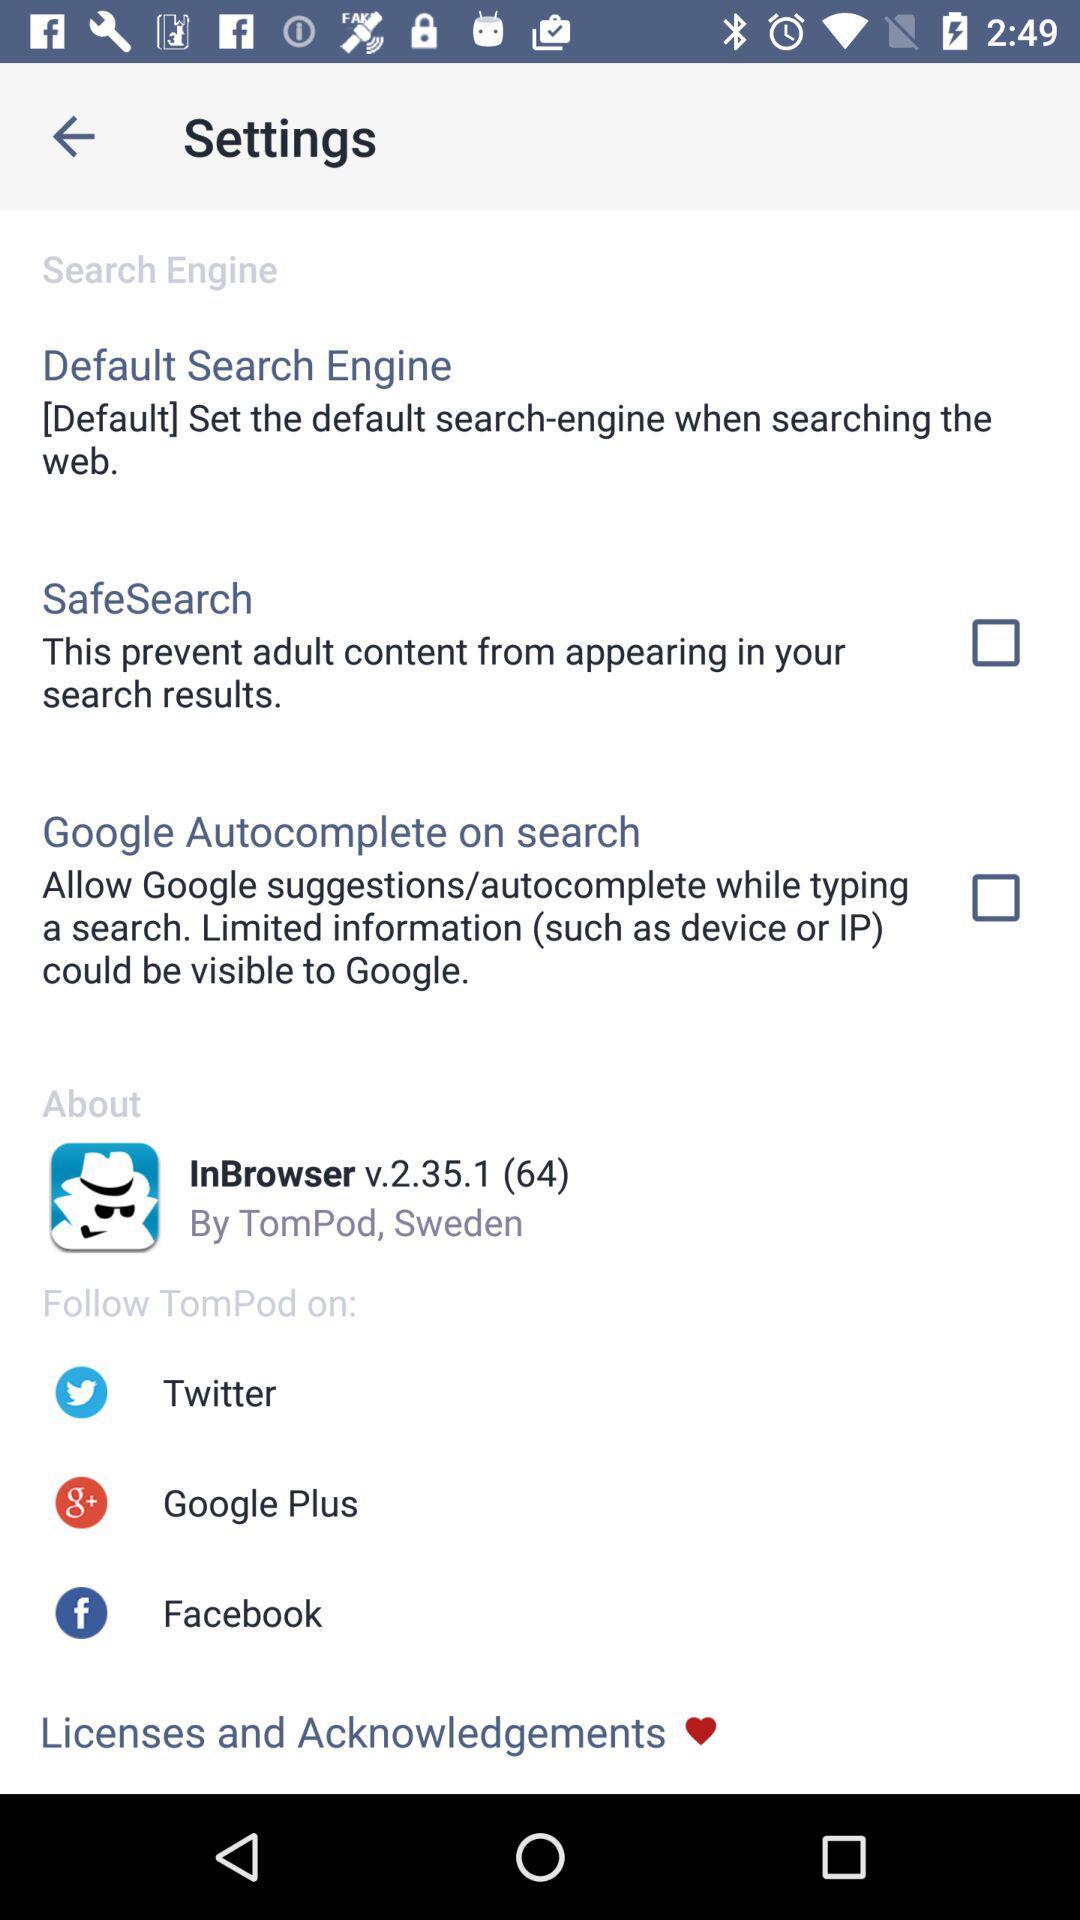 This screenshot has width=1080, height=1920. Describe the element at coordinates (379, 1172) in the screenshot. I see `the app above the by tompod, sweden item` at that location.